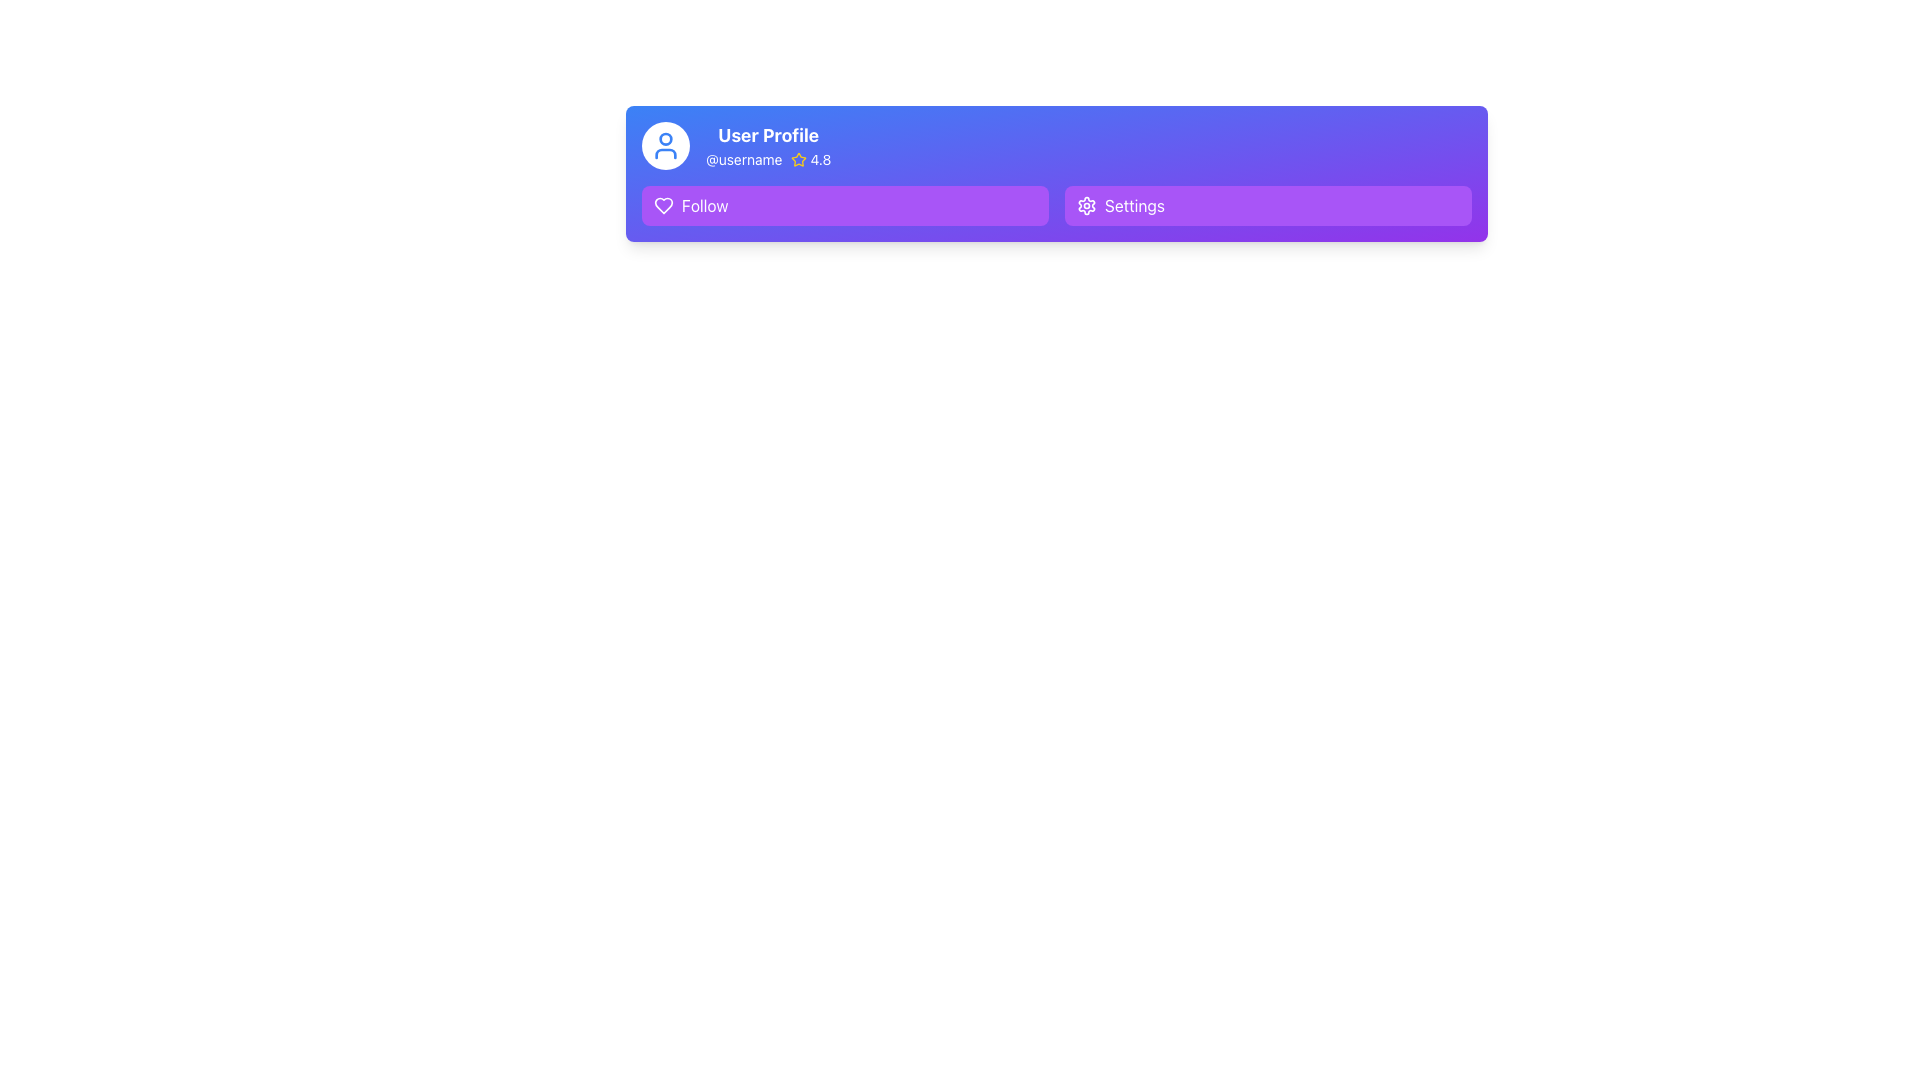  I want to click on the settings icon located in the top-right quadrant of the interface, which precedes the text label 'Settings', so click(1085, 205).